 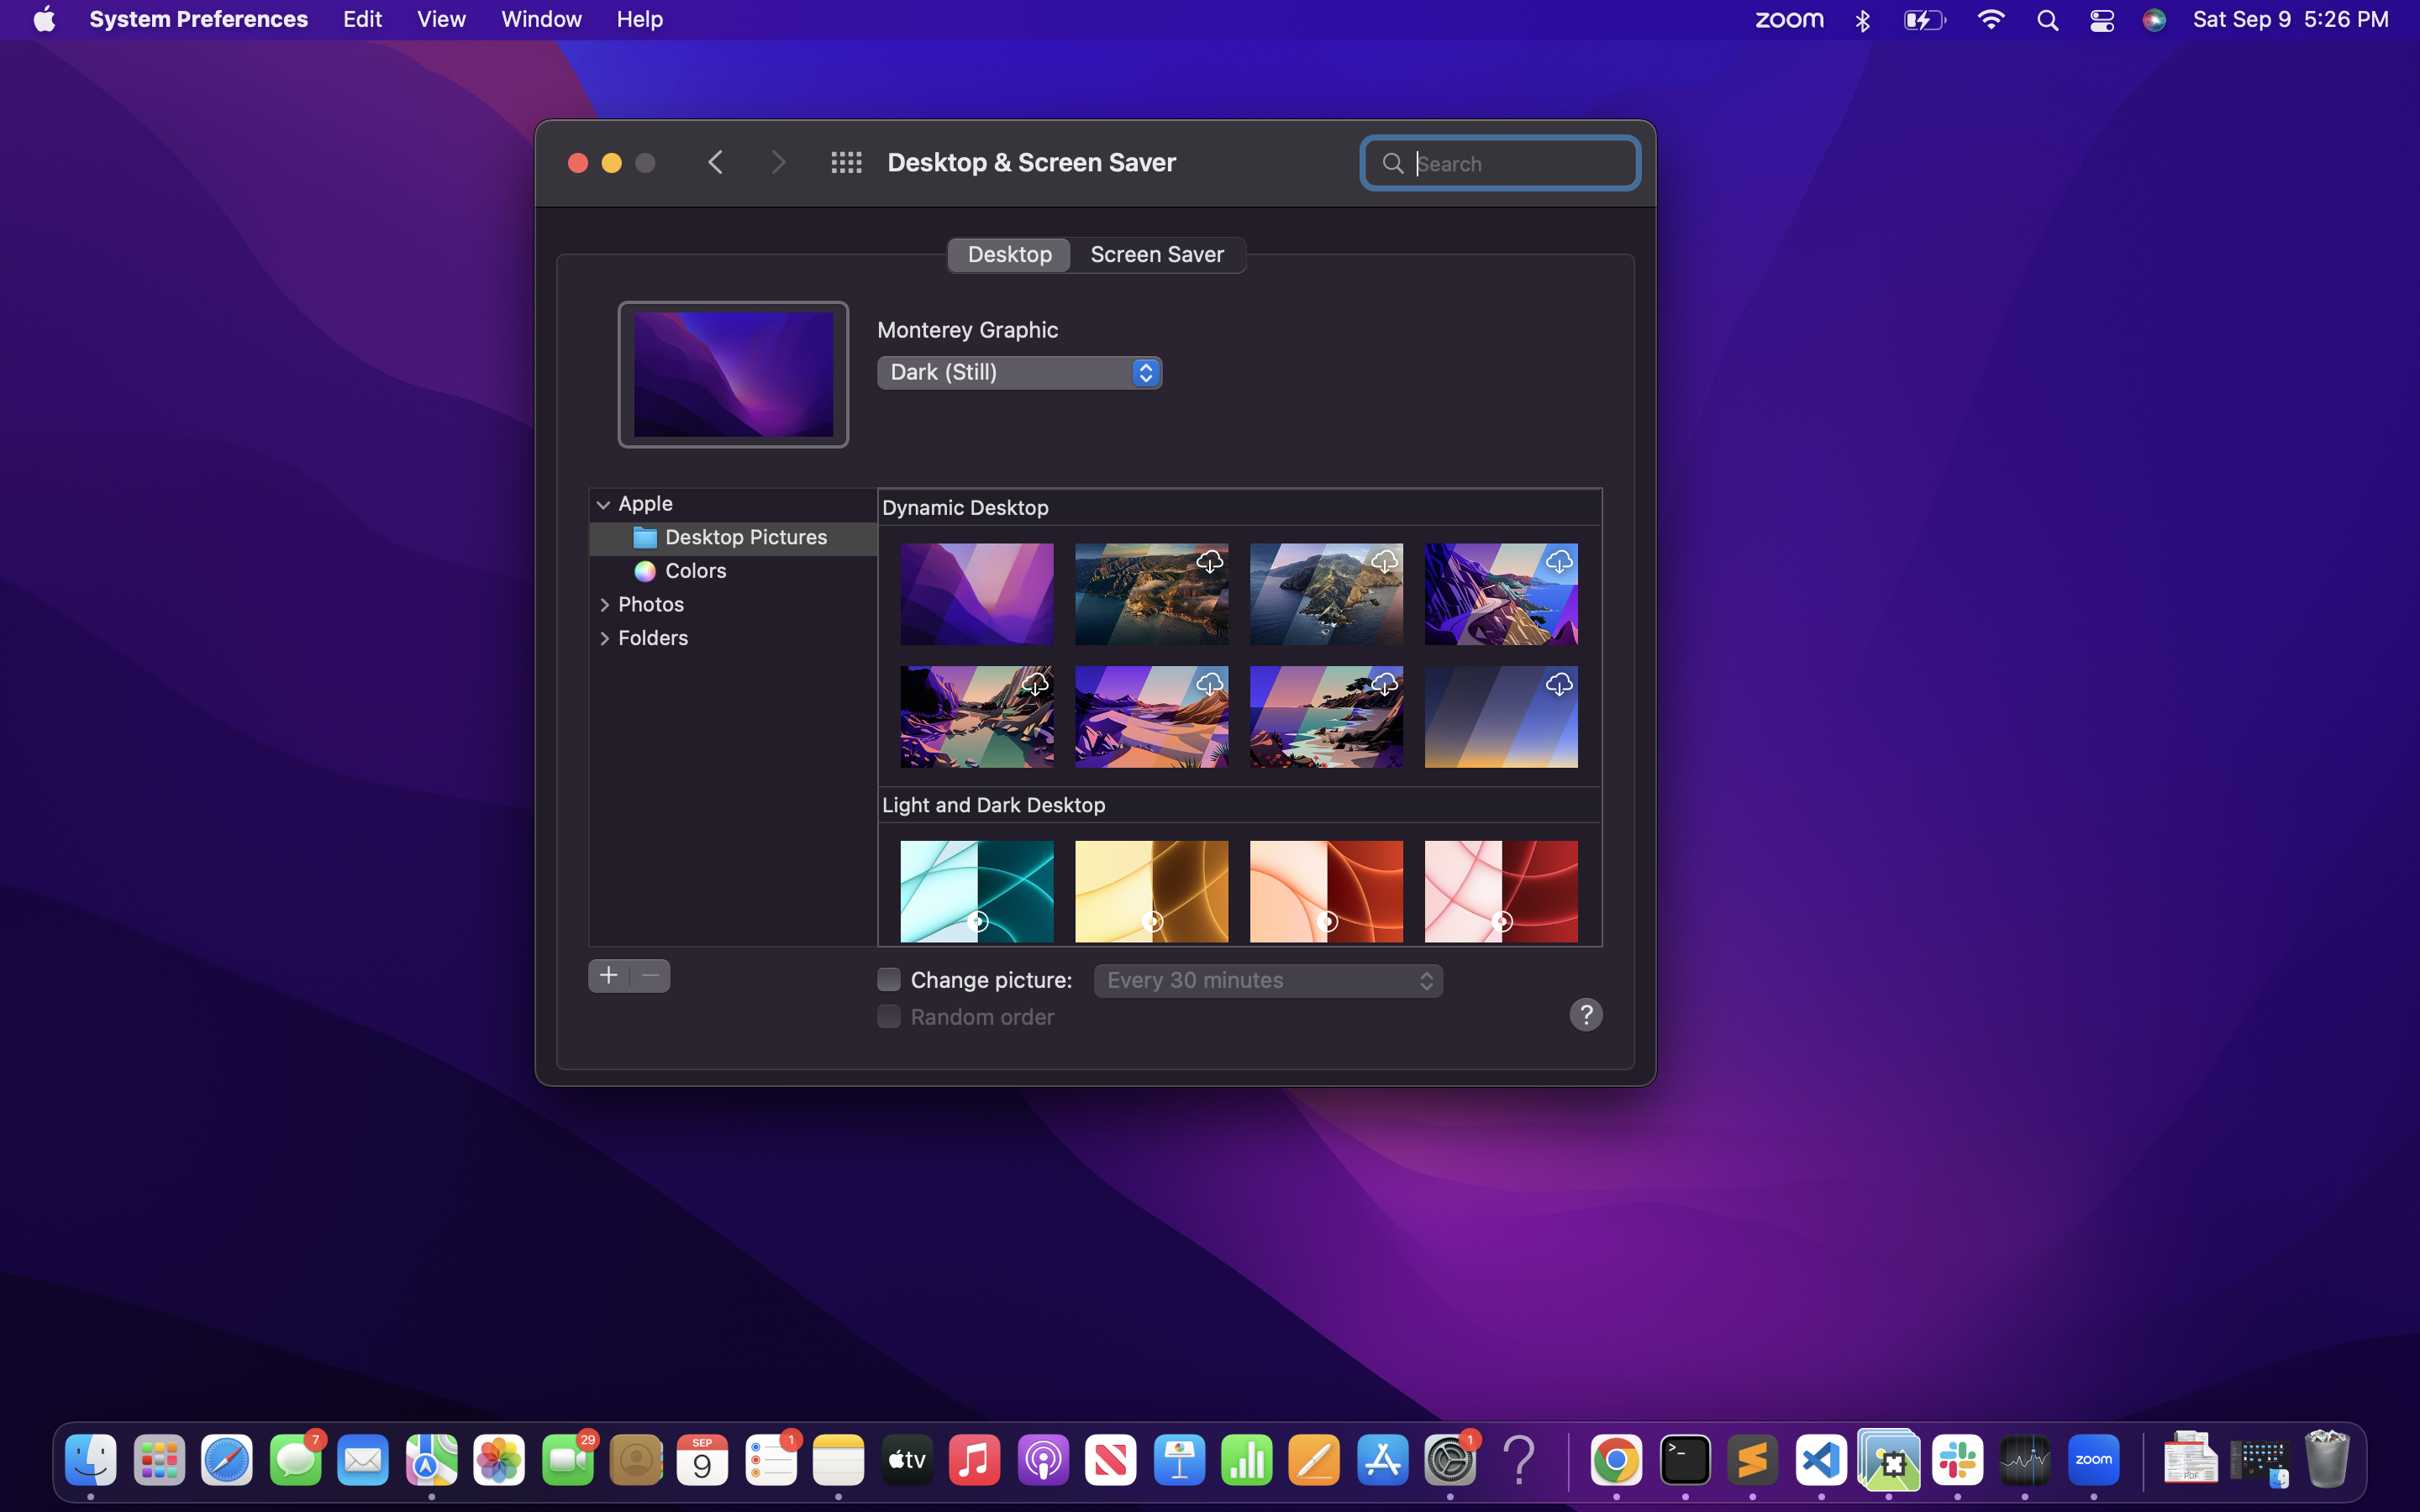 I want to click on the search area, so click(x=1500, y=160).